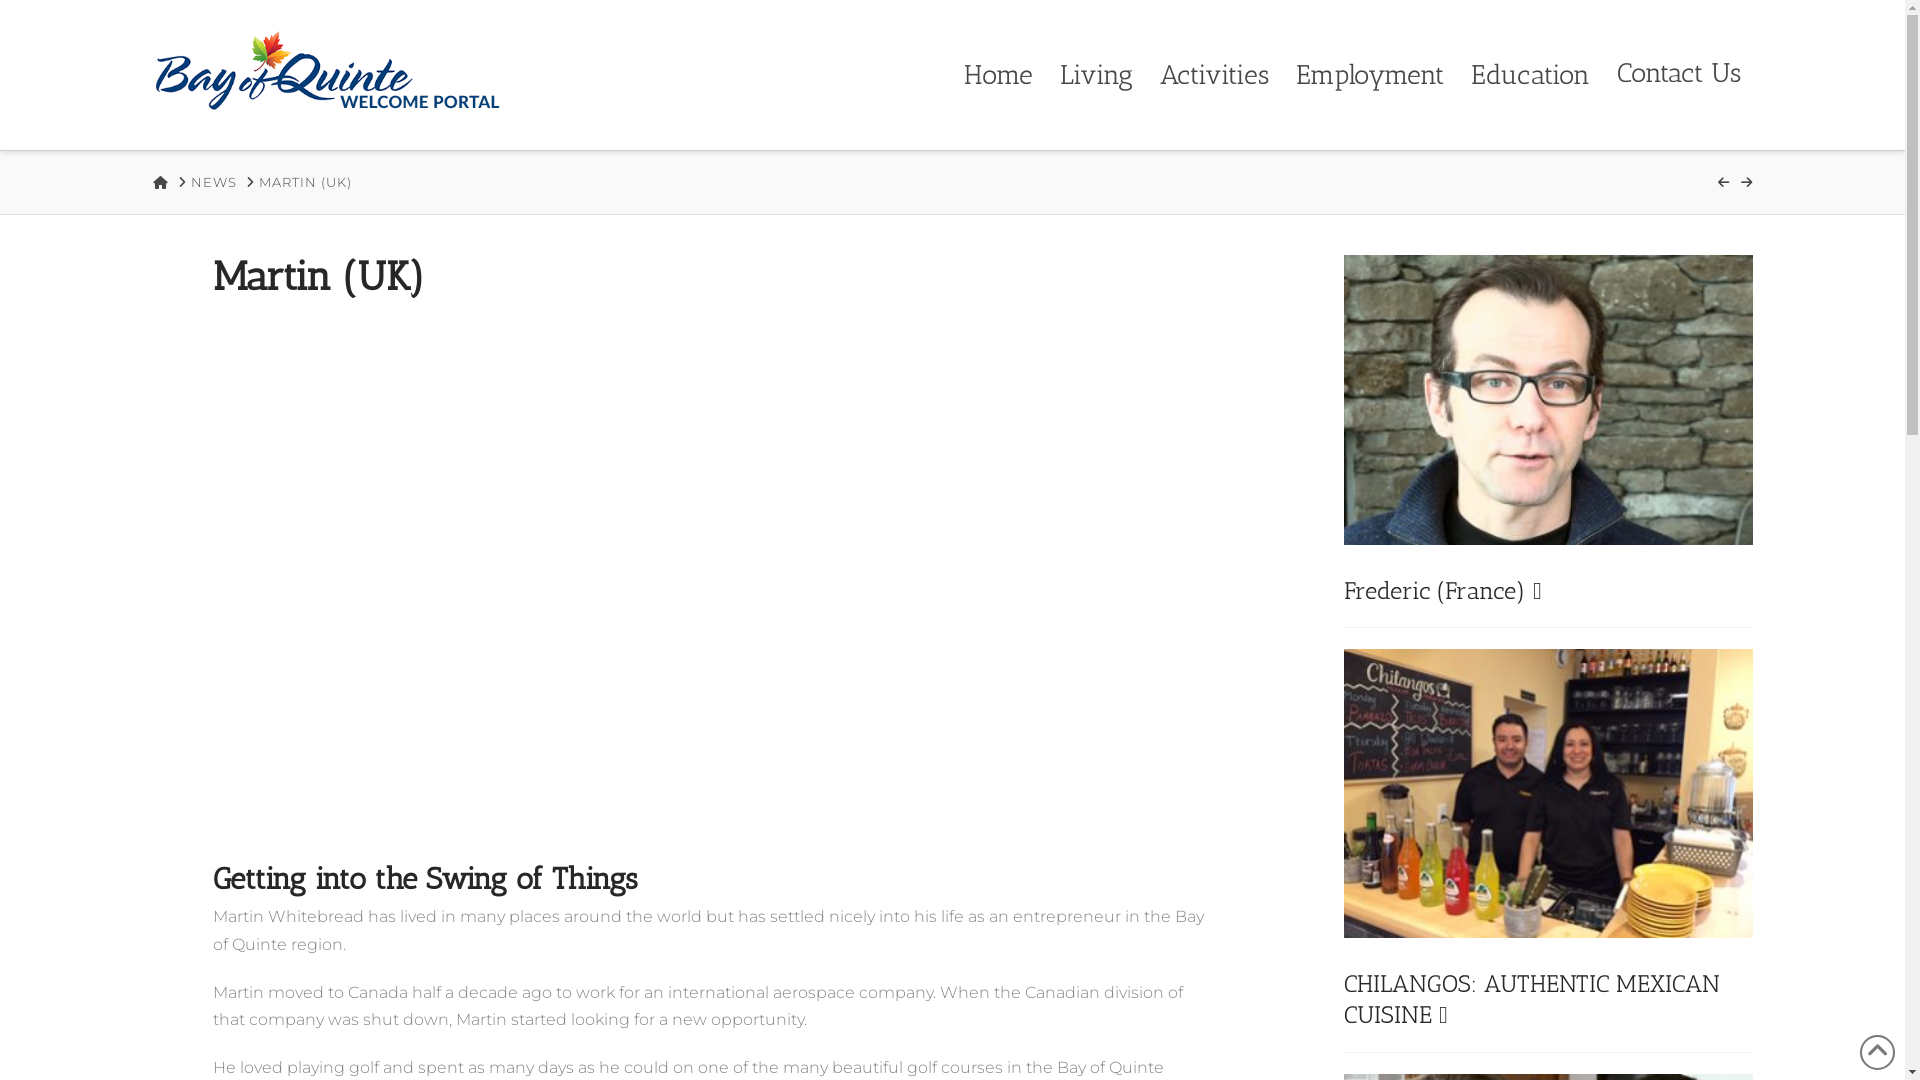 Image resolution: width=1920 pixels, height=1080 pixels. I want to click on 'HOME', so click(158, 182).